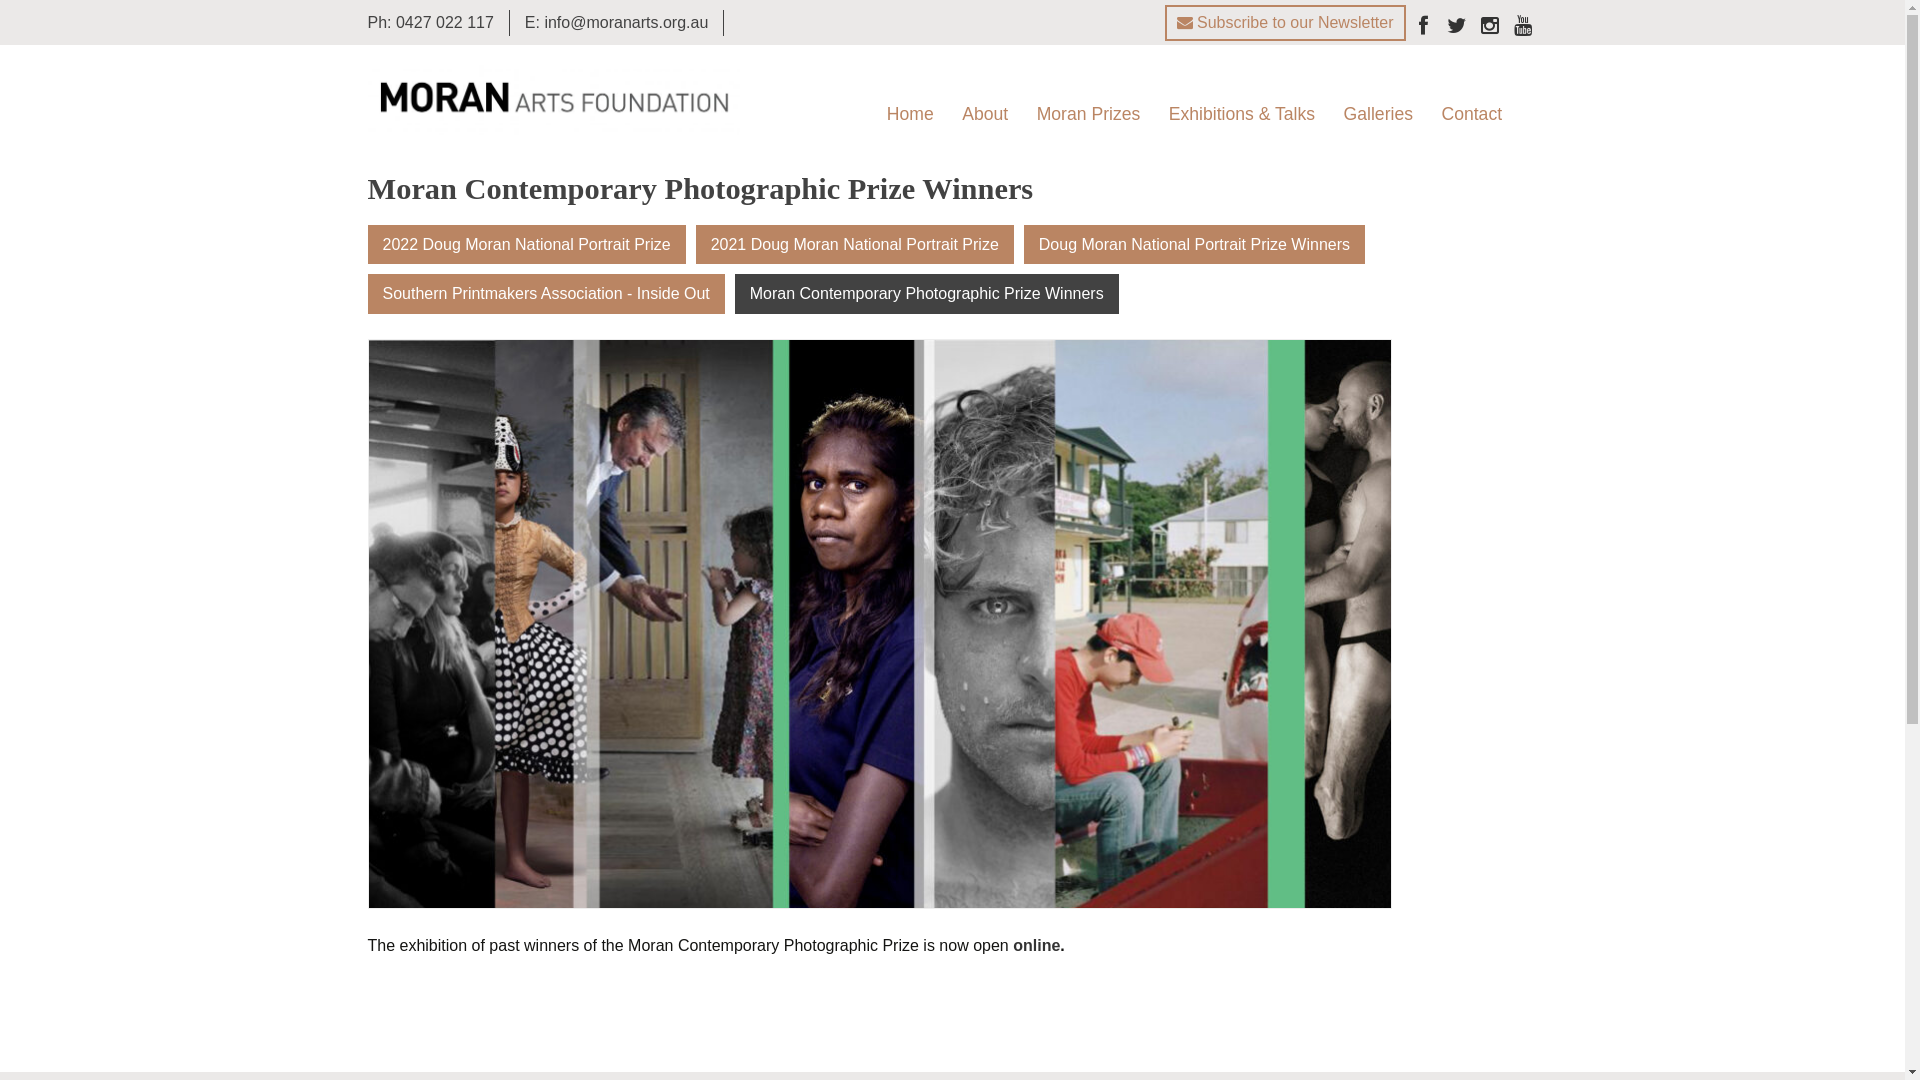 Image resolution: width=1920 pixels, height=1080 pixels. I want to click on 'Contact', so click(1428, 114).